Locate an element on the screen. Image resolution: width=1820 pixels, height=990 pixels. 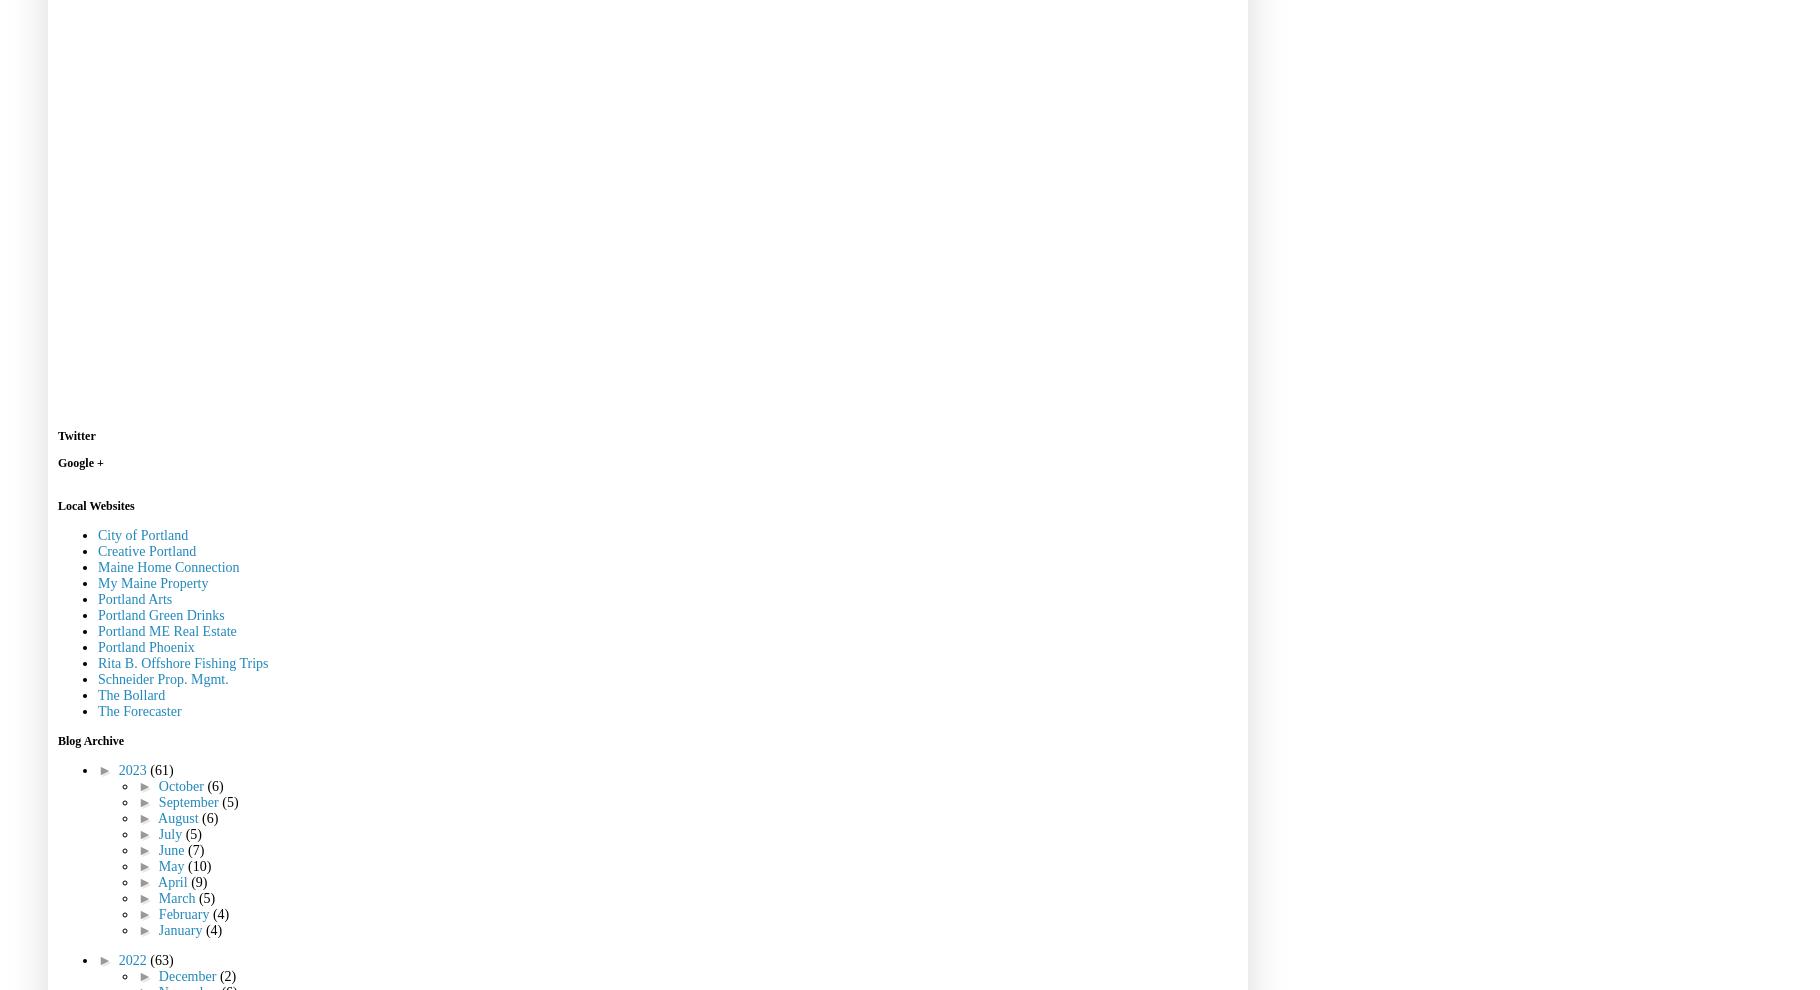
'Schneider Prop. Mgmt.' is located at coordinates (163, 678).